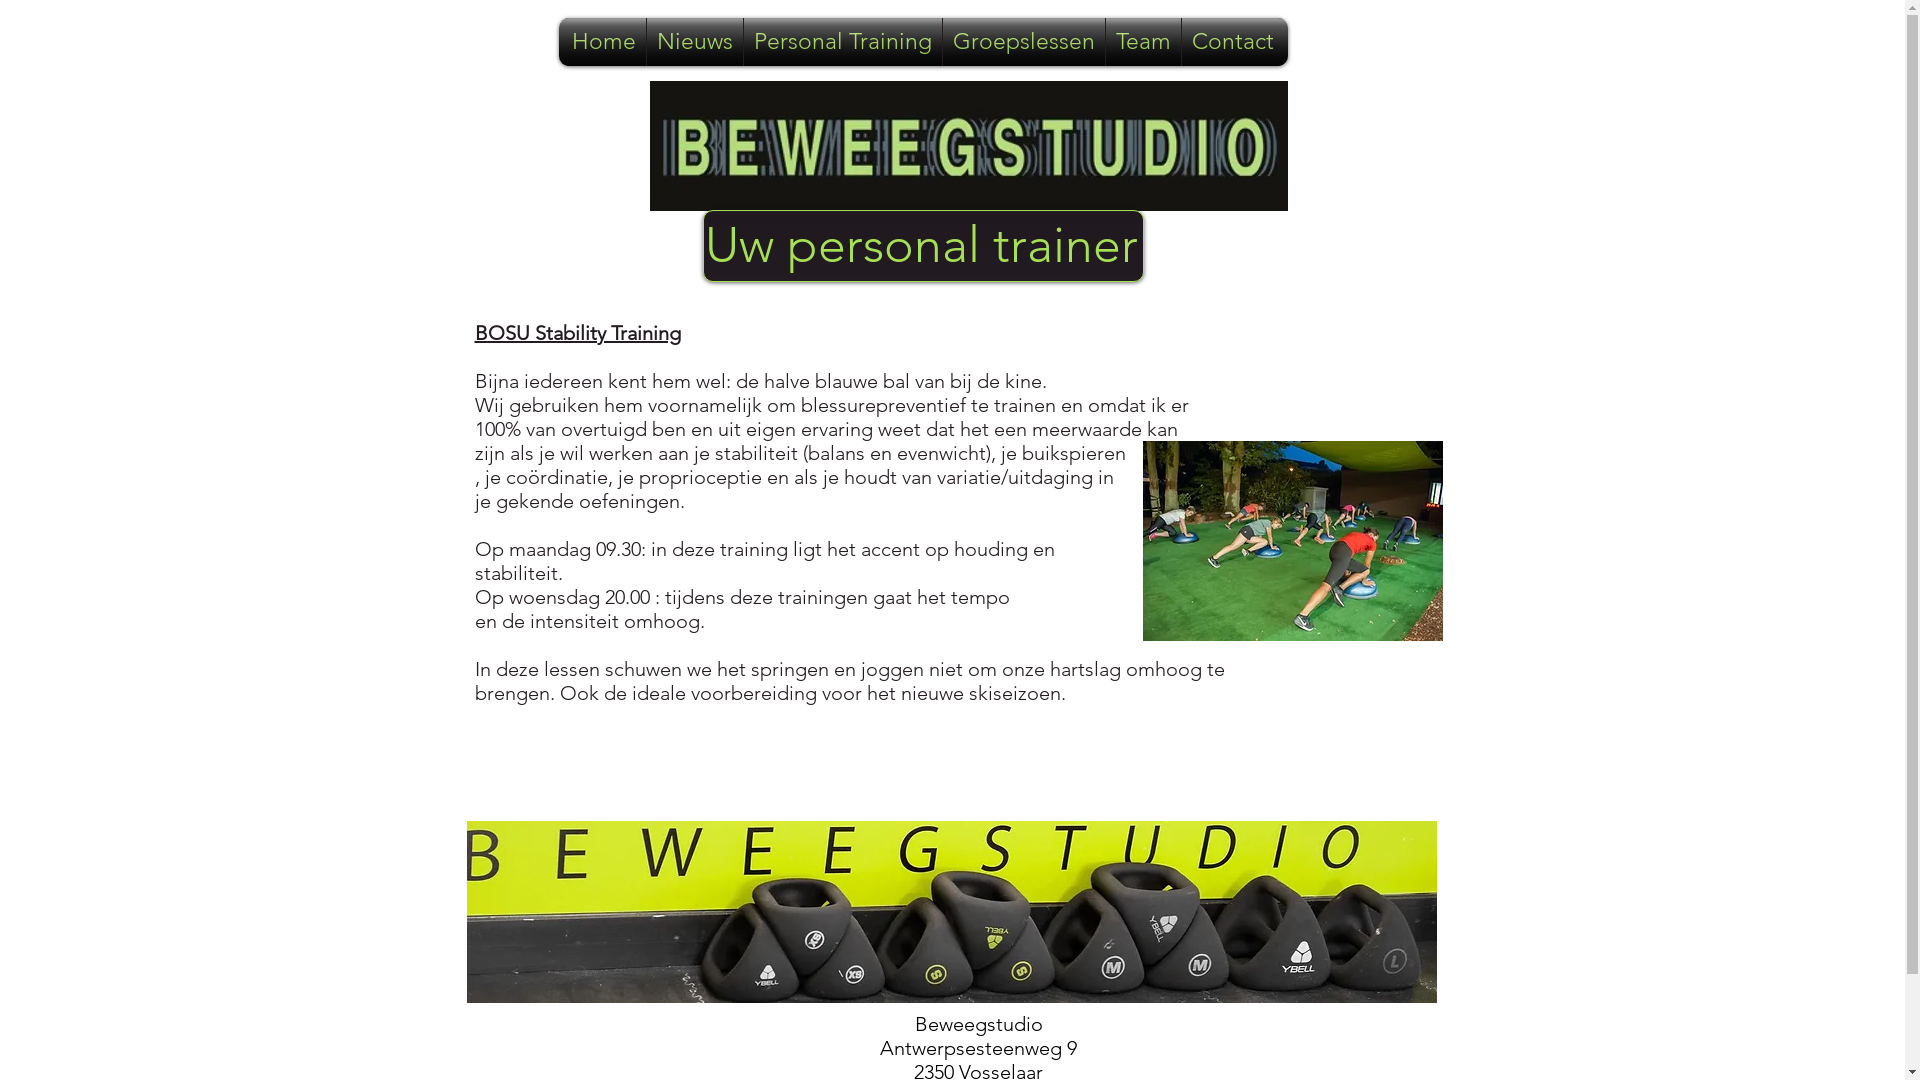  I want to click on 'Contact', so click(1232, 42).